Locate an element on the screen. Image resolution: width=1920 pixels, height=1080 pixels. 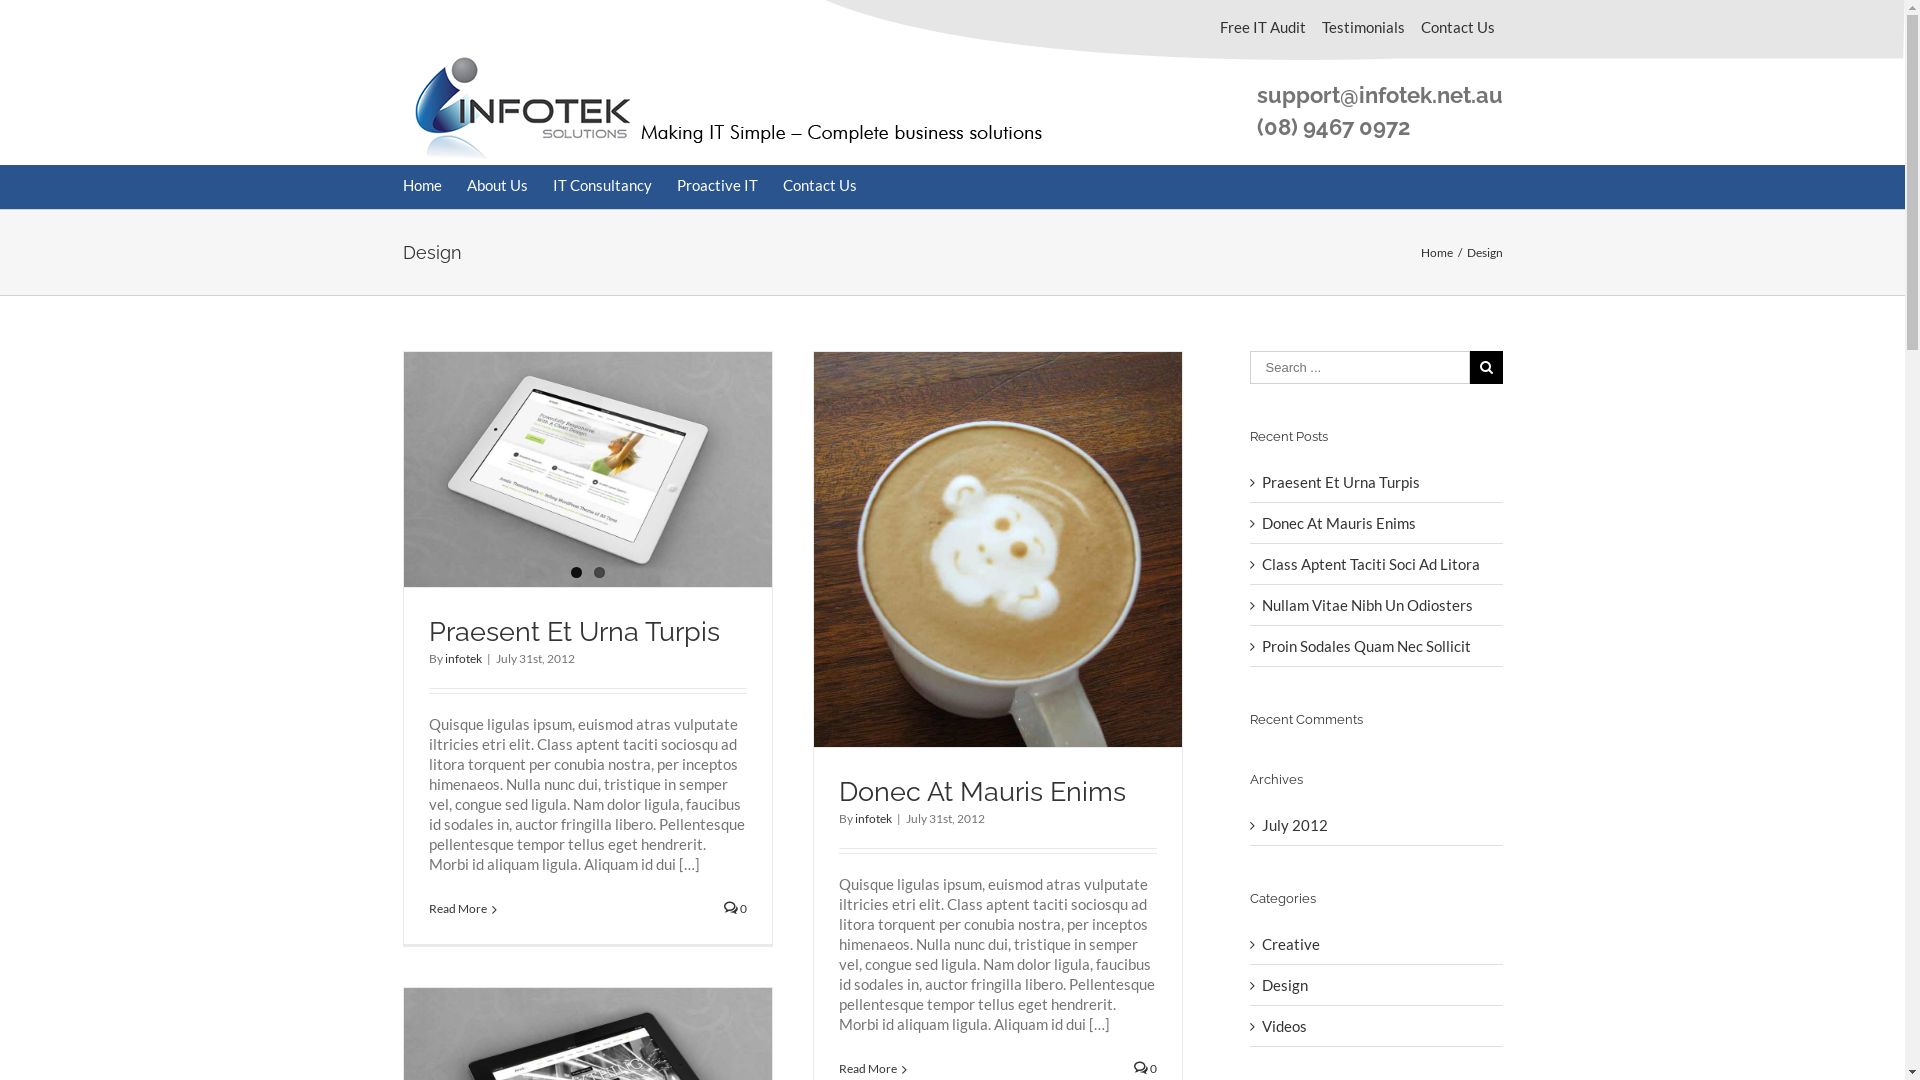
'Read More' is located at coordinates (867, 1067).